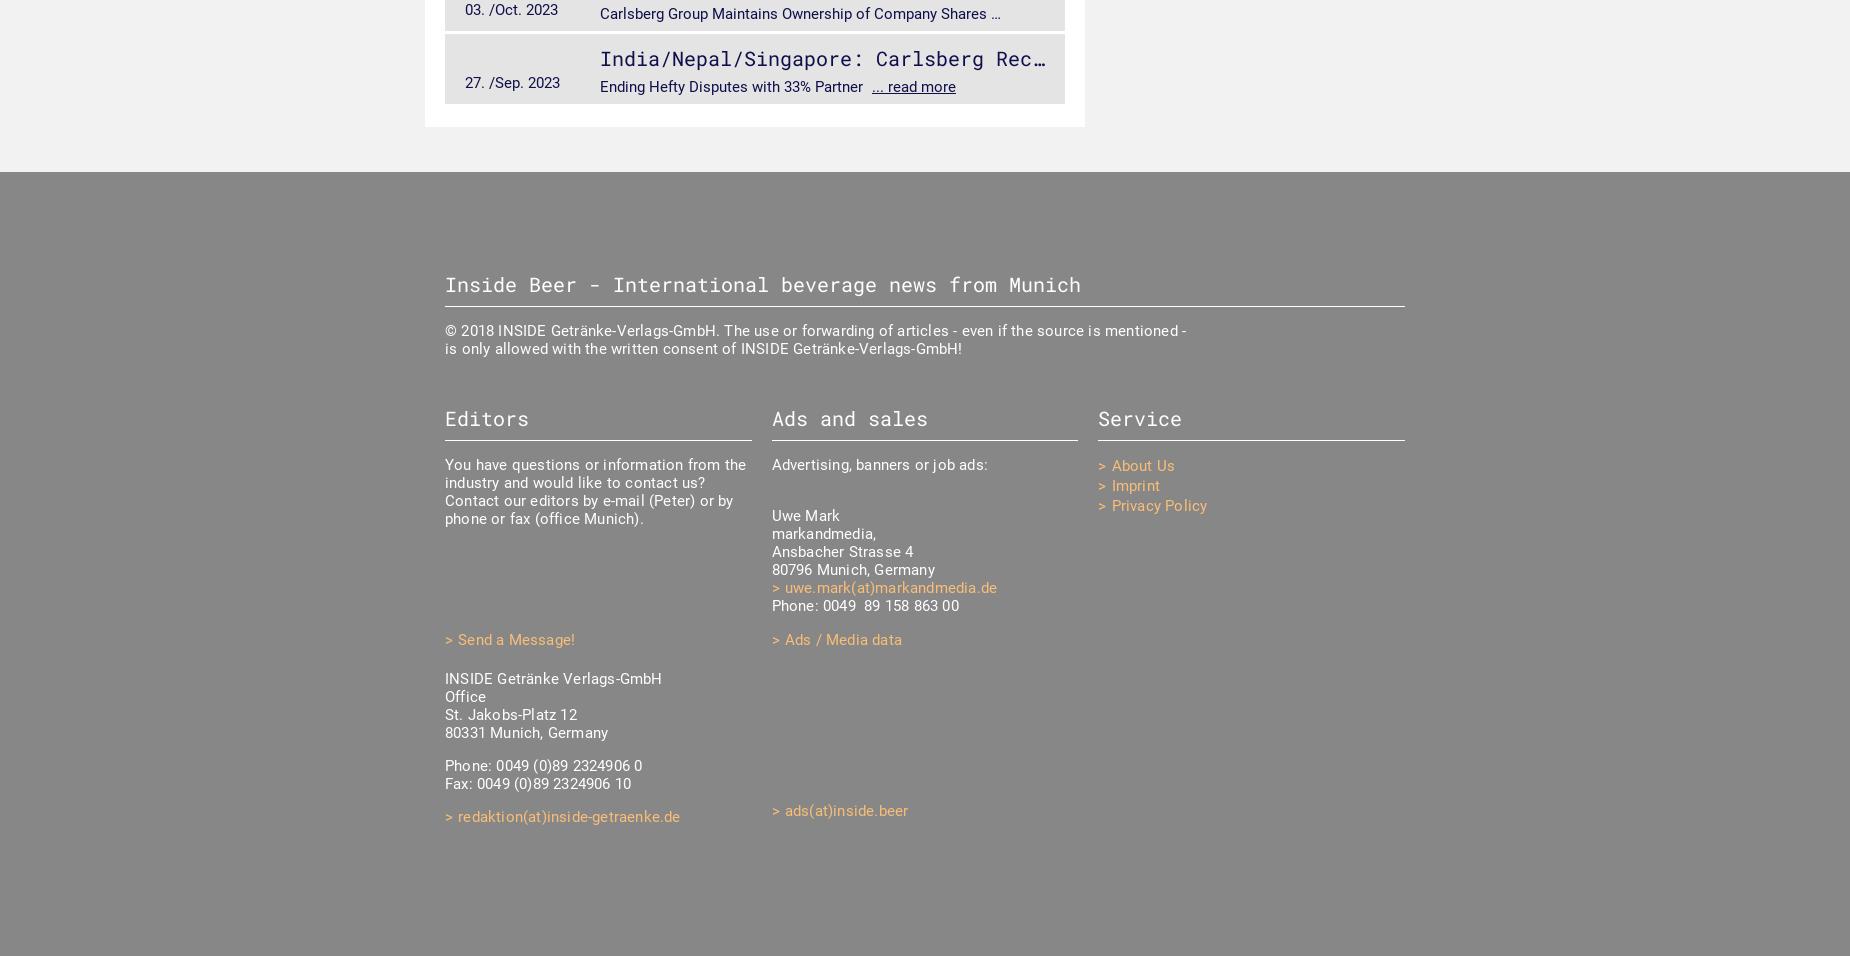 This screenshot has width=1850, height=956. Describe the element at coordinates (733, 85) in the screenshot. I see `'Ending Hefty Disputes with 33% Partner'` at that location.